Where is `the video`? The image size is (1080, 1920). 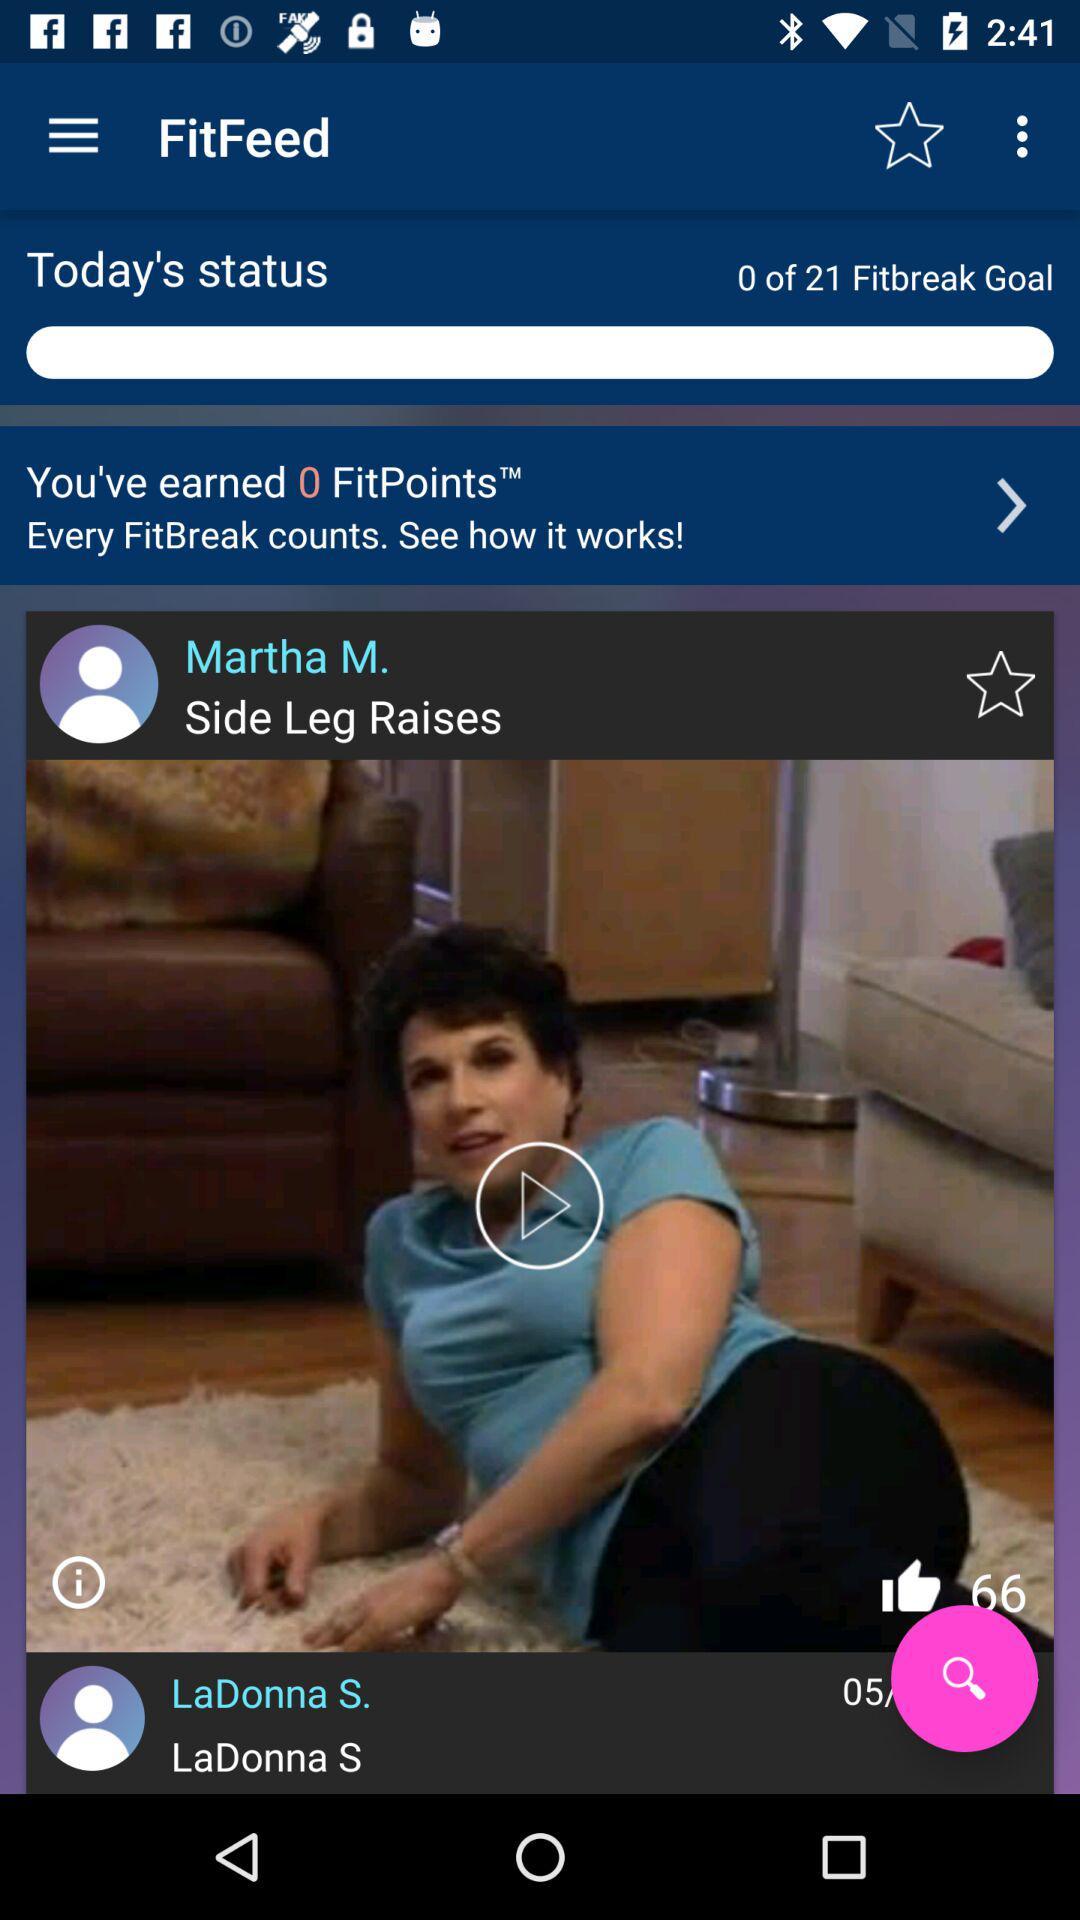
the video is located at coordinates (540, 1204).